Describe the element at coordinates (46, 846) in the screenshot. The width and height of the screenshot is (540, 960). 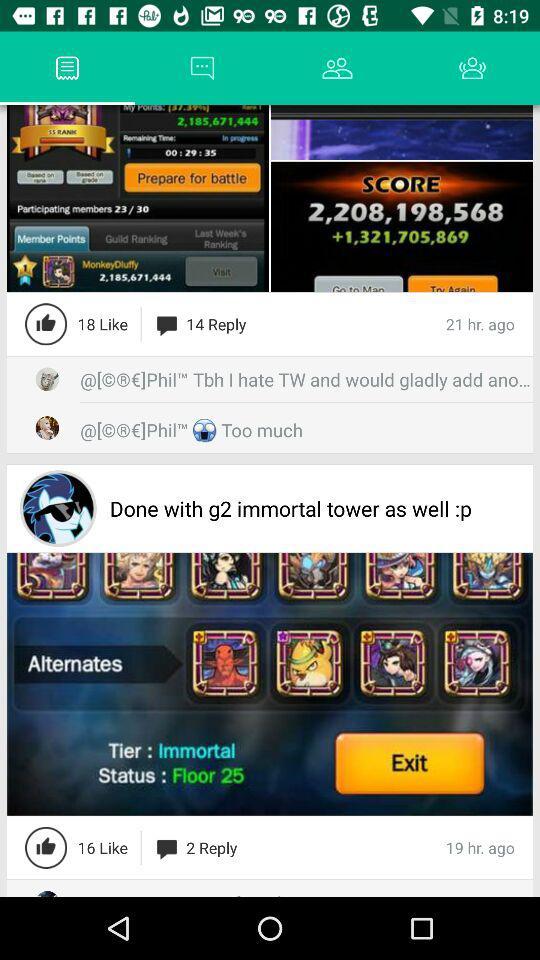
I see `this button feature will like the post` at that location.